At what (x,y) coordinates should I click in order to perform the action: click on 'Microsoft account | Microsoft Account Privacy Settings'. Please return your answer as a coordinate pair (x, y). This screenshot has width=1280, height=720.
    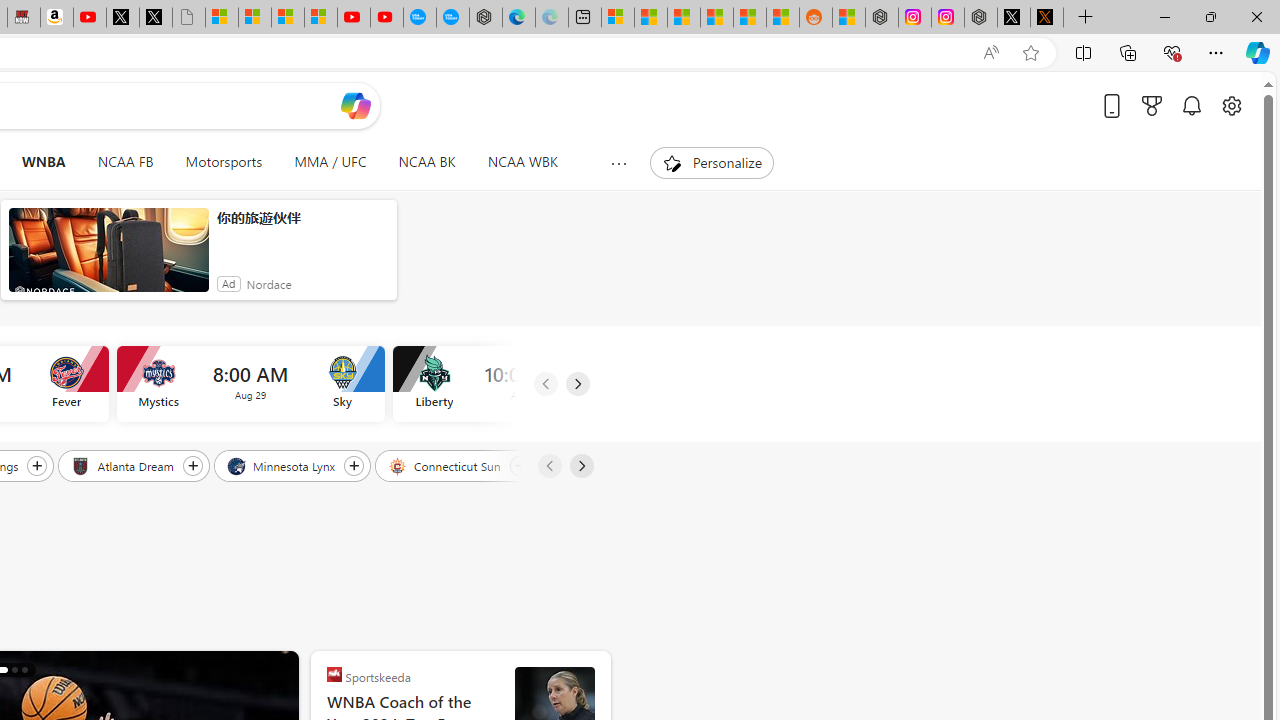
    Looking at the image, I should click on (616, 17).